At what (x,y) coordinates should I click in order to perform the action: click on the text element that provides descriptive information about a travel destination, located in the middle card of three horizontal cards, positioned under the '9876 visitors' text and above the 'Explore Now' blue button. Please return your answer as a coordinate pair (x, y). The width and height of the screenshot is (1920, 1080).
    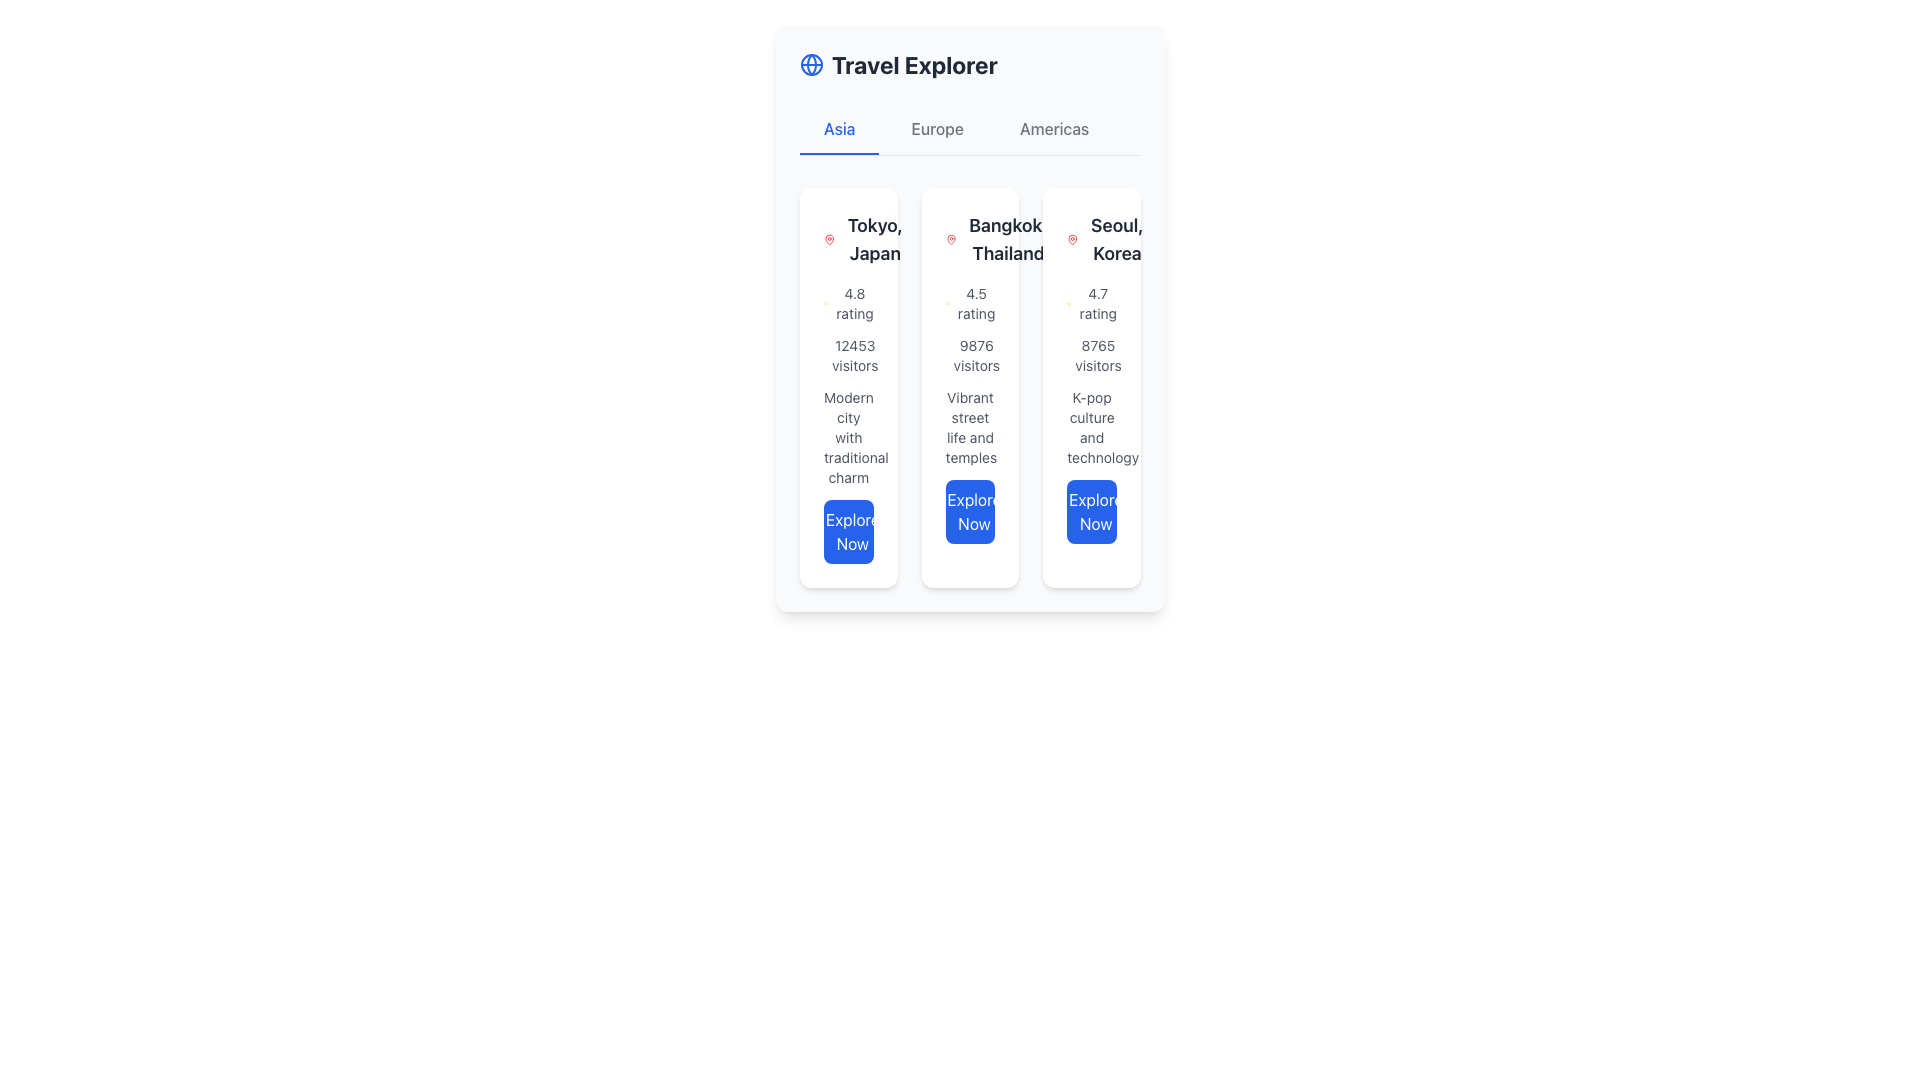
    Looking at the image, I should click on (970, 427).